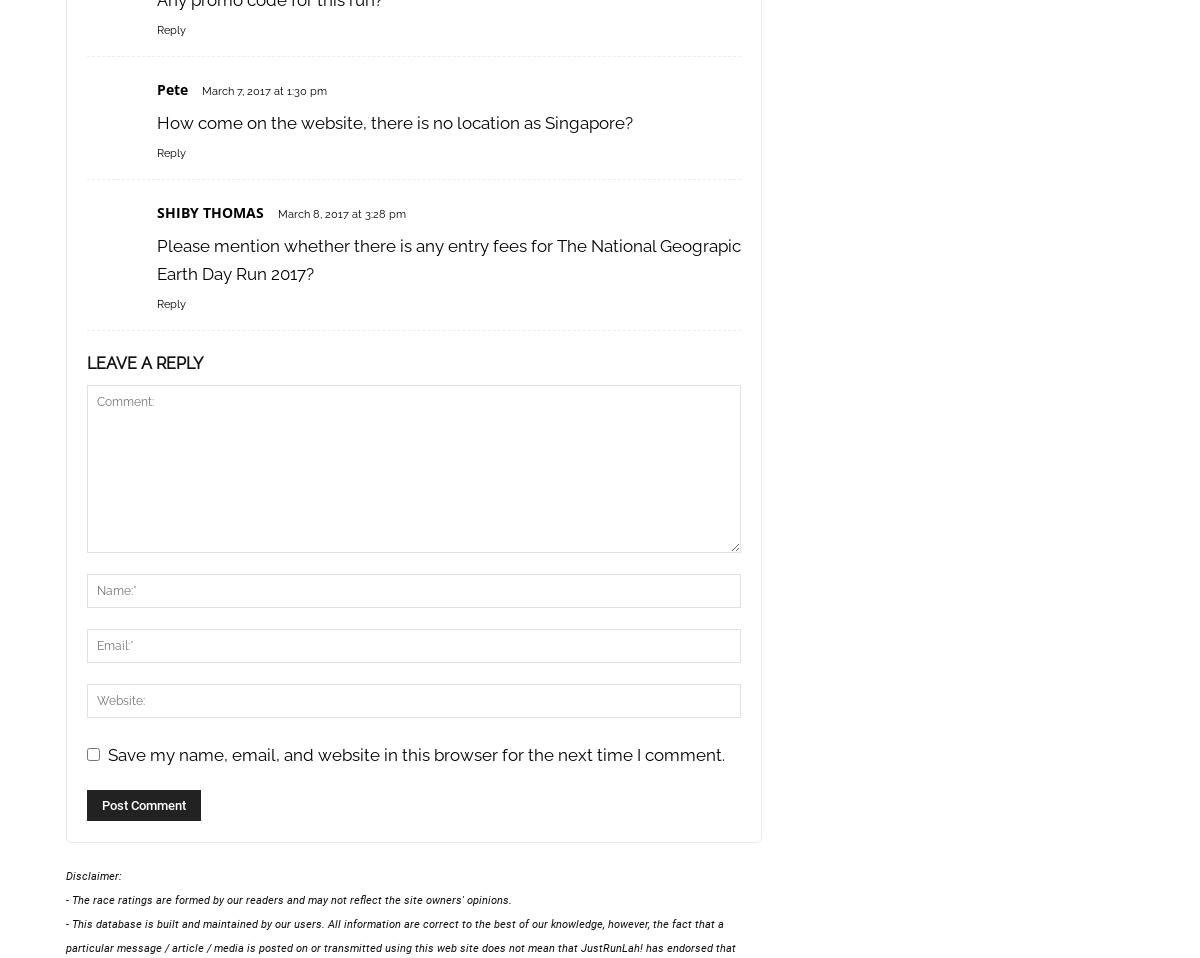 The image size is (1200, 958). I want to click on 'March 8, 2017 at 3:28 pm', so click(341, 213).